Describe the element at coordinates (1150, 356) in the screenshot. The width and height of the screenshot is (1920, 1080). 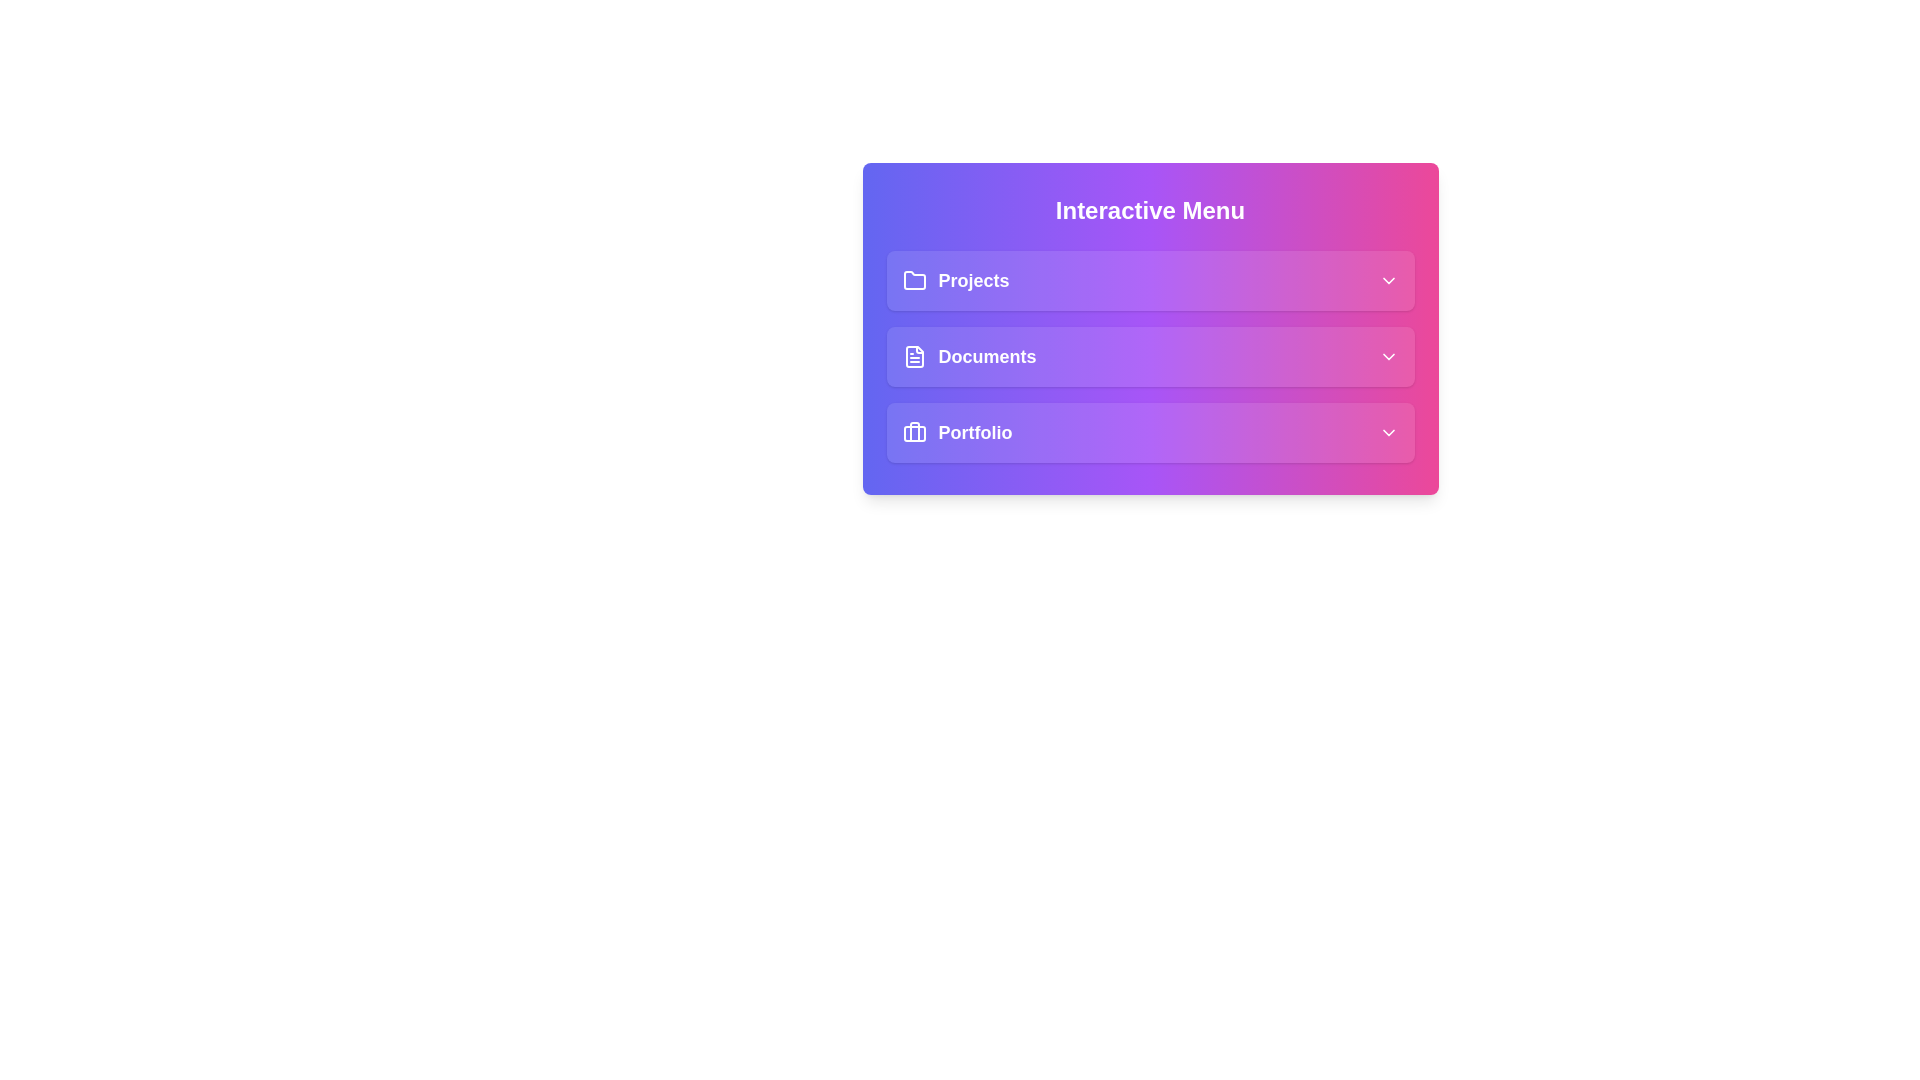
I see `the 'Documents' menu item, which is the second item in the 'Interactive Menu' list, positioned below 'Projects' and above 'Portfolio'` at that location.